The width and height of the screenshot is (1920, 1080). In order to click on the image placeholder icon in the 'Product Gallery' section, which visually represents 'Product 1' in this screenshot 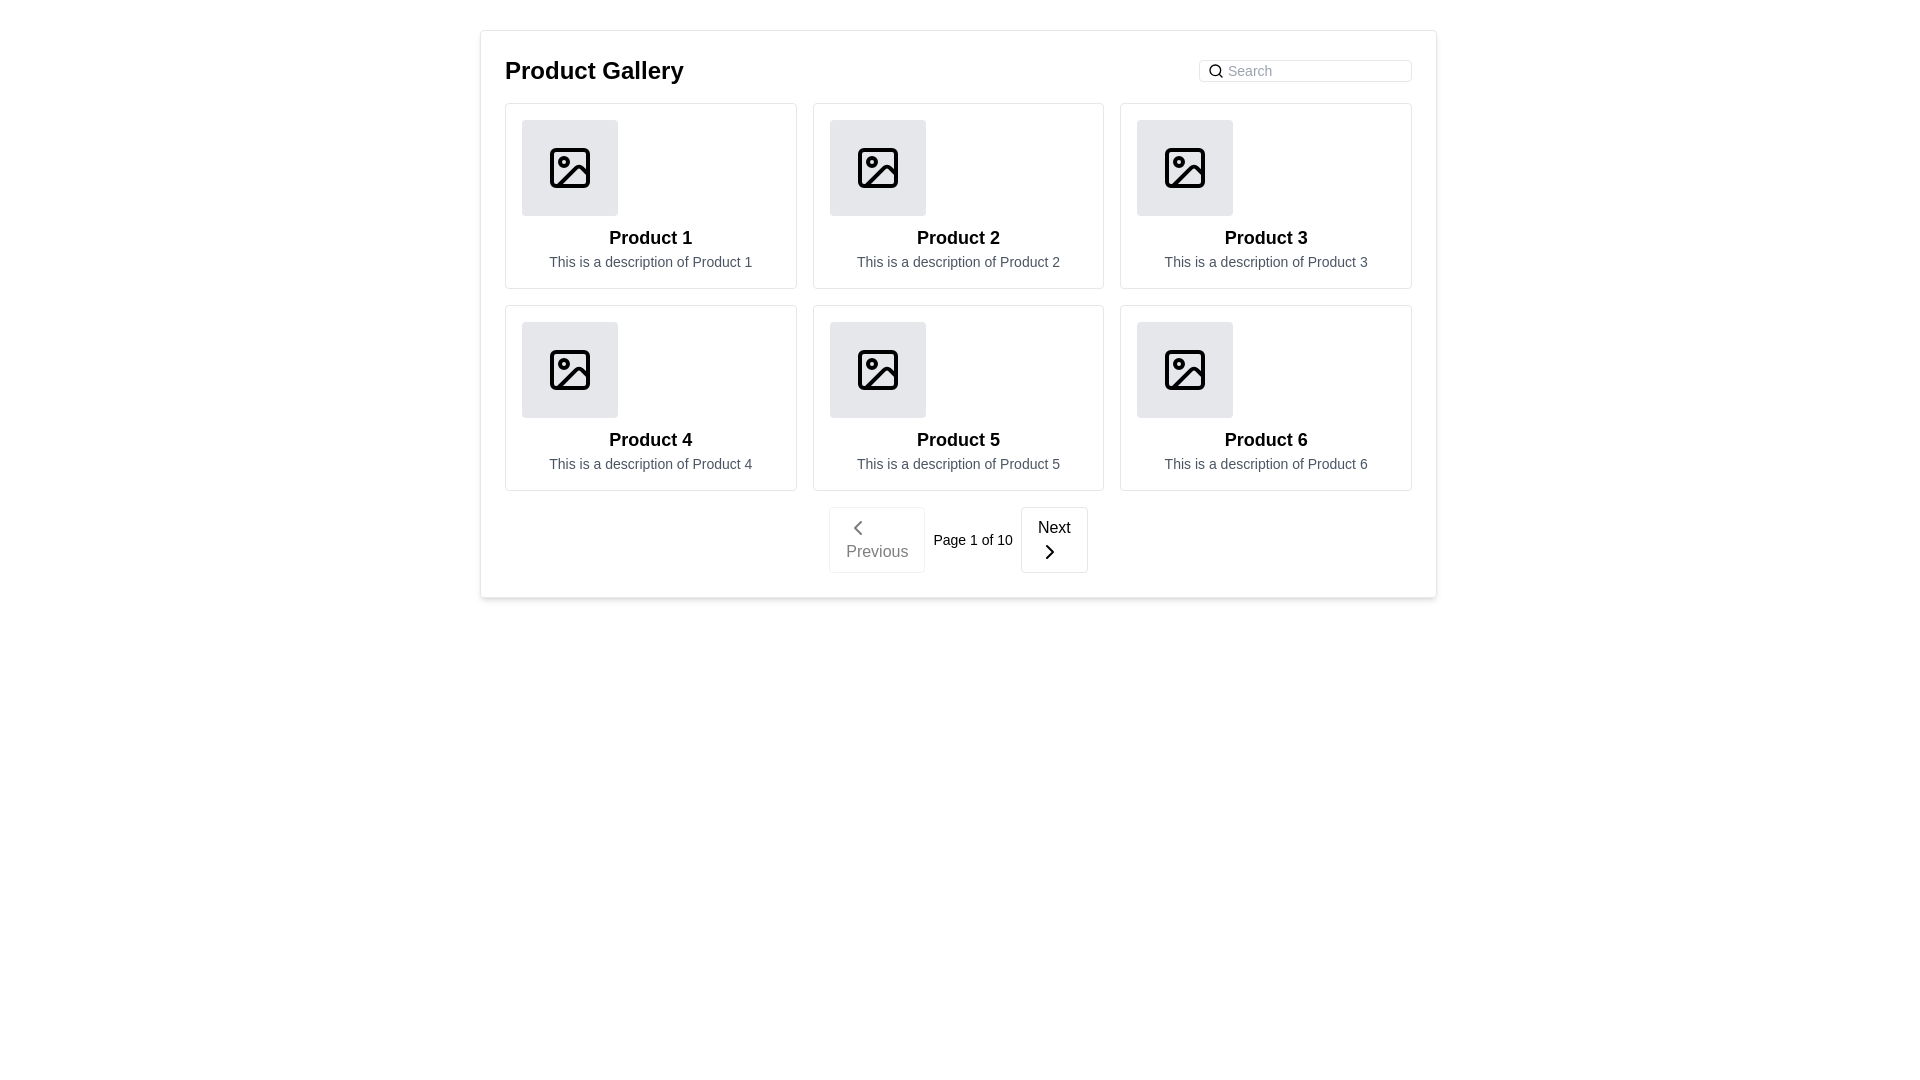, I will do `click(569, 167)`.